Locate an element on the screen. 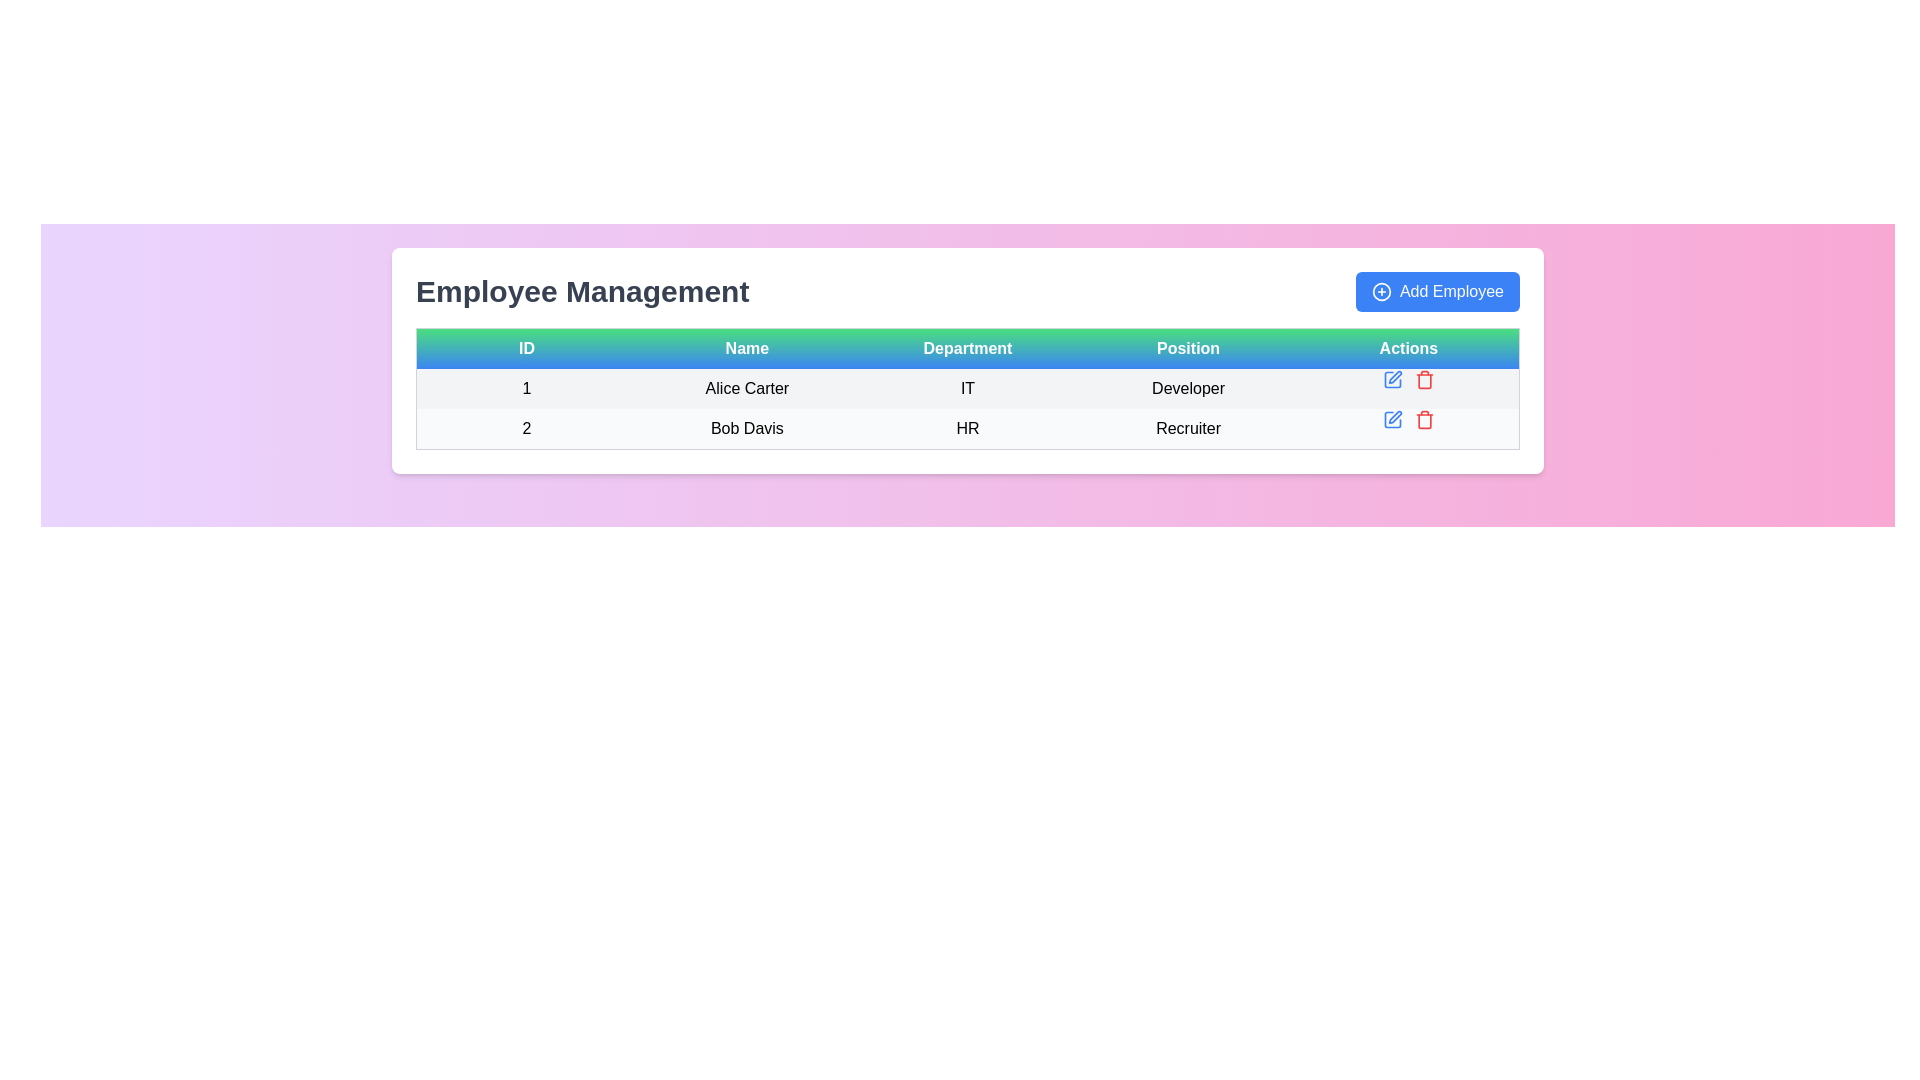  text content of the Table Header Row, which serves as the title for the columns of the table located at the top of the table structure is located at coordinates (968, 346).